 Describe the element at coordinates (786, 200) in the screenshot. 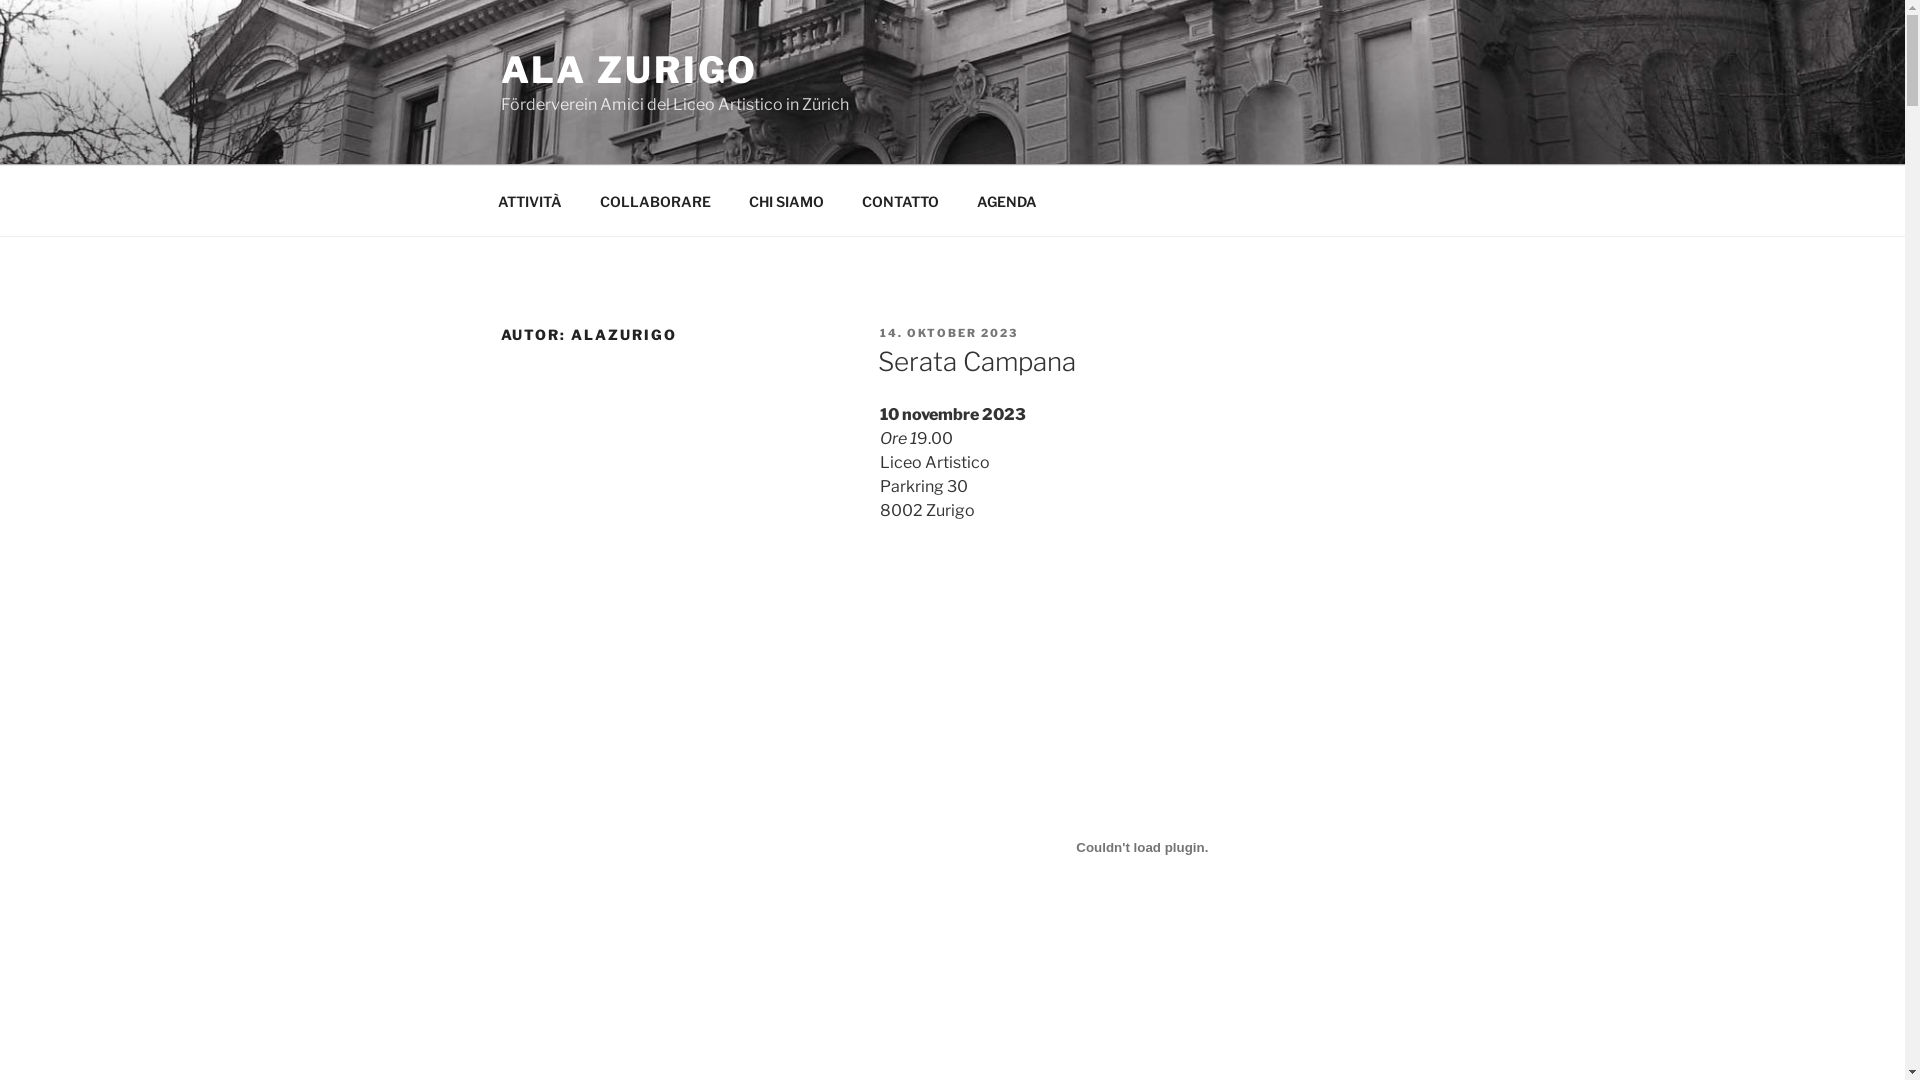

I see `'CHI SIAMO'` at that location.